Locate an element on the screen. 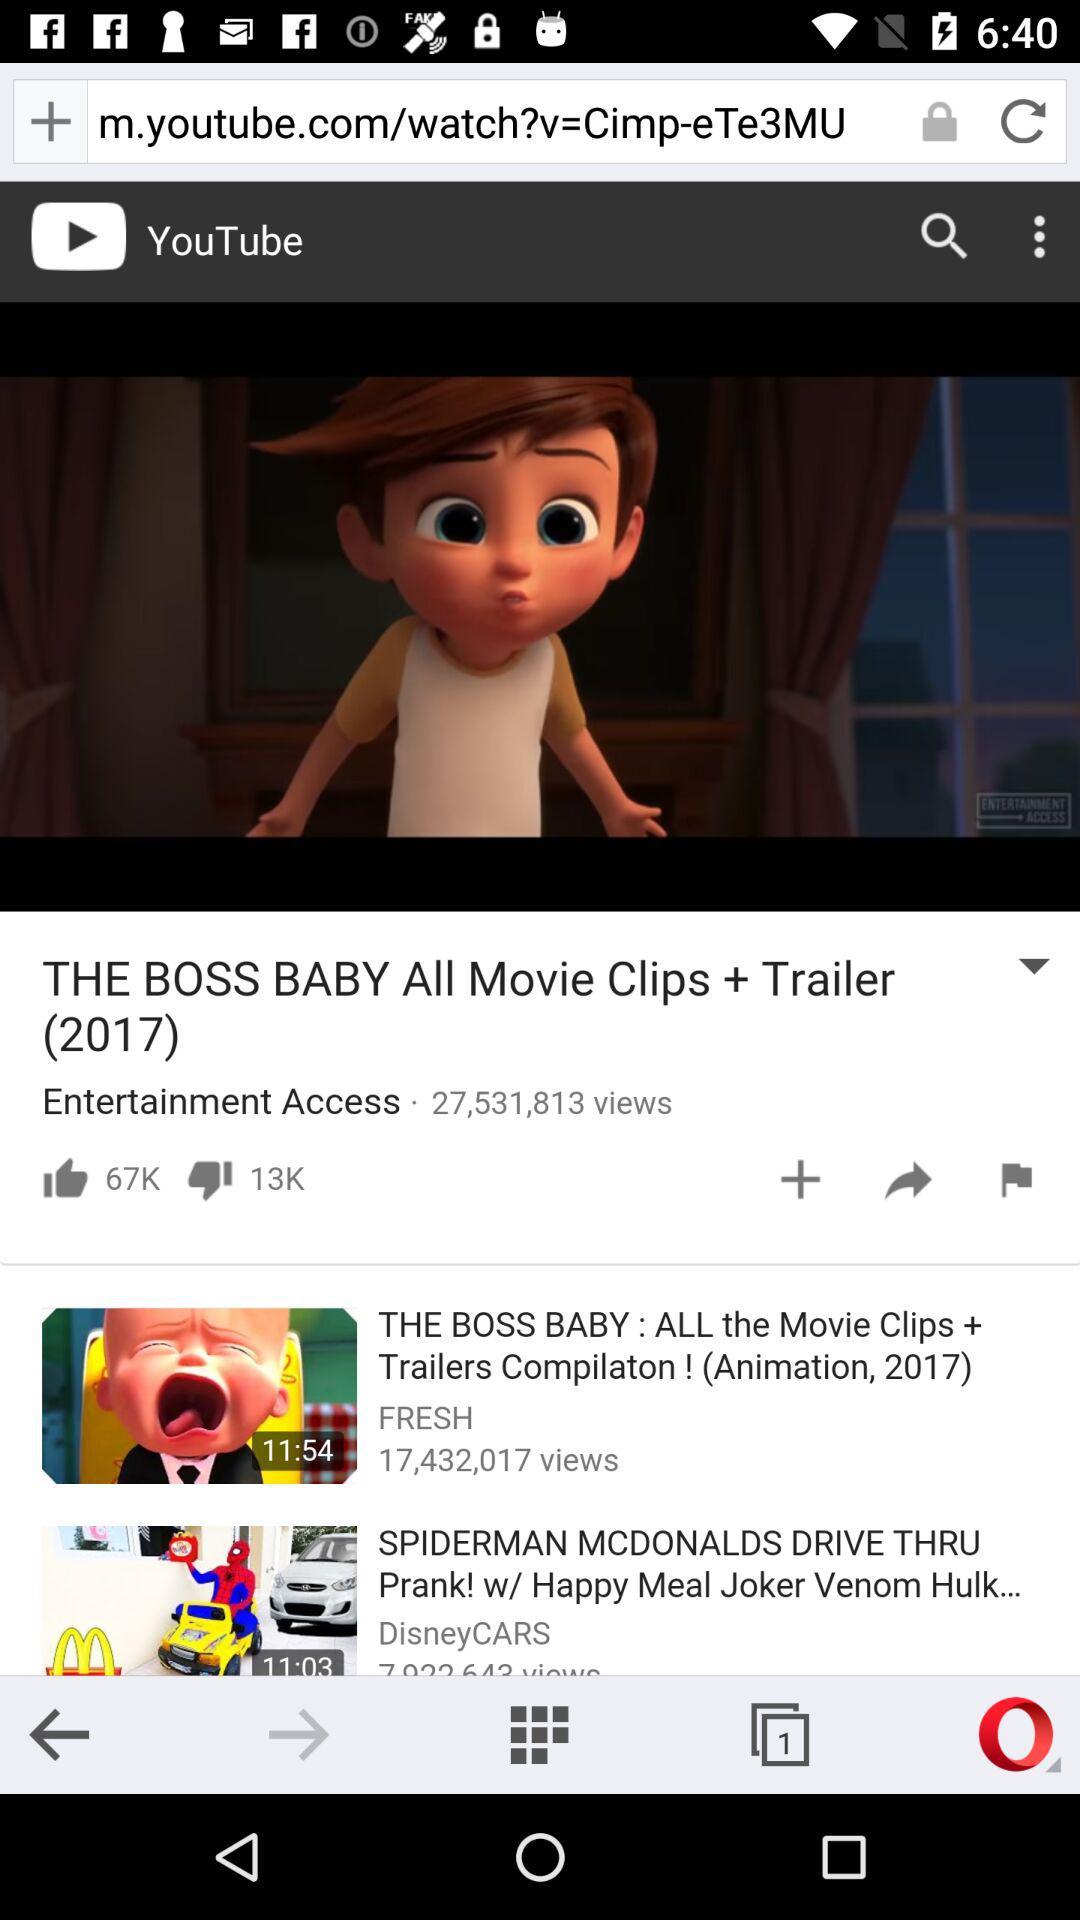 This screenshot has width=1080, height=1920. the arrow_backward icon is located at coordinates (58, 1733).